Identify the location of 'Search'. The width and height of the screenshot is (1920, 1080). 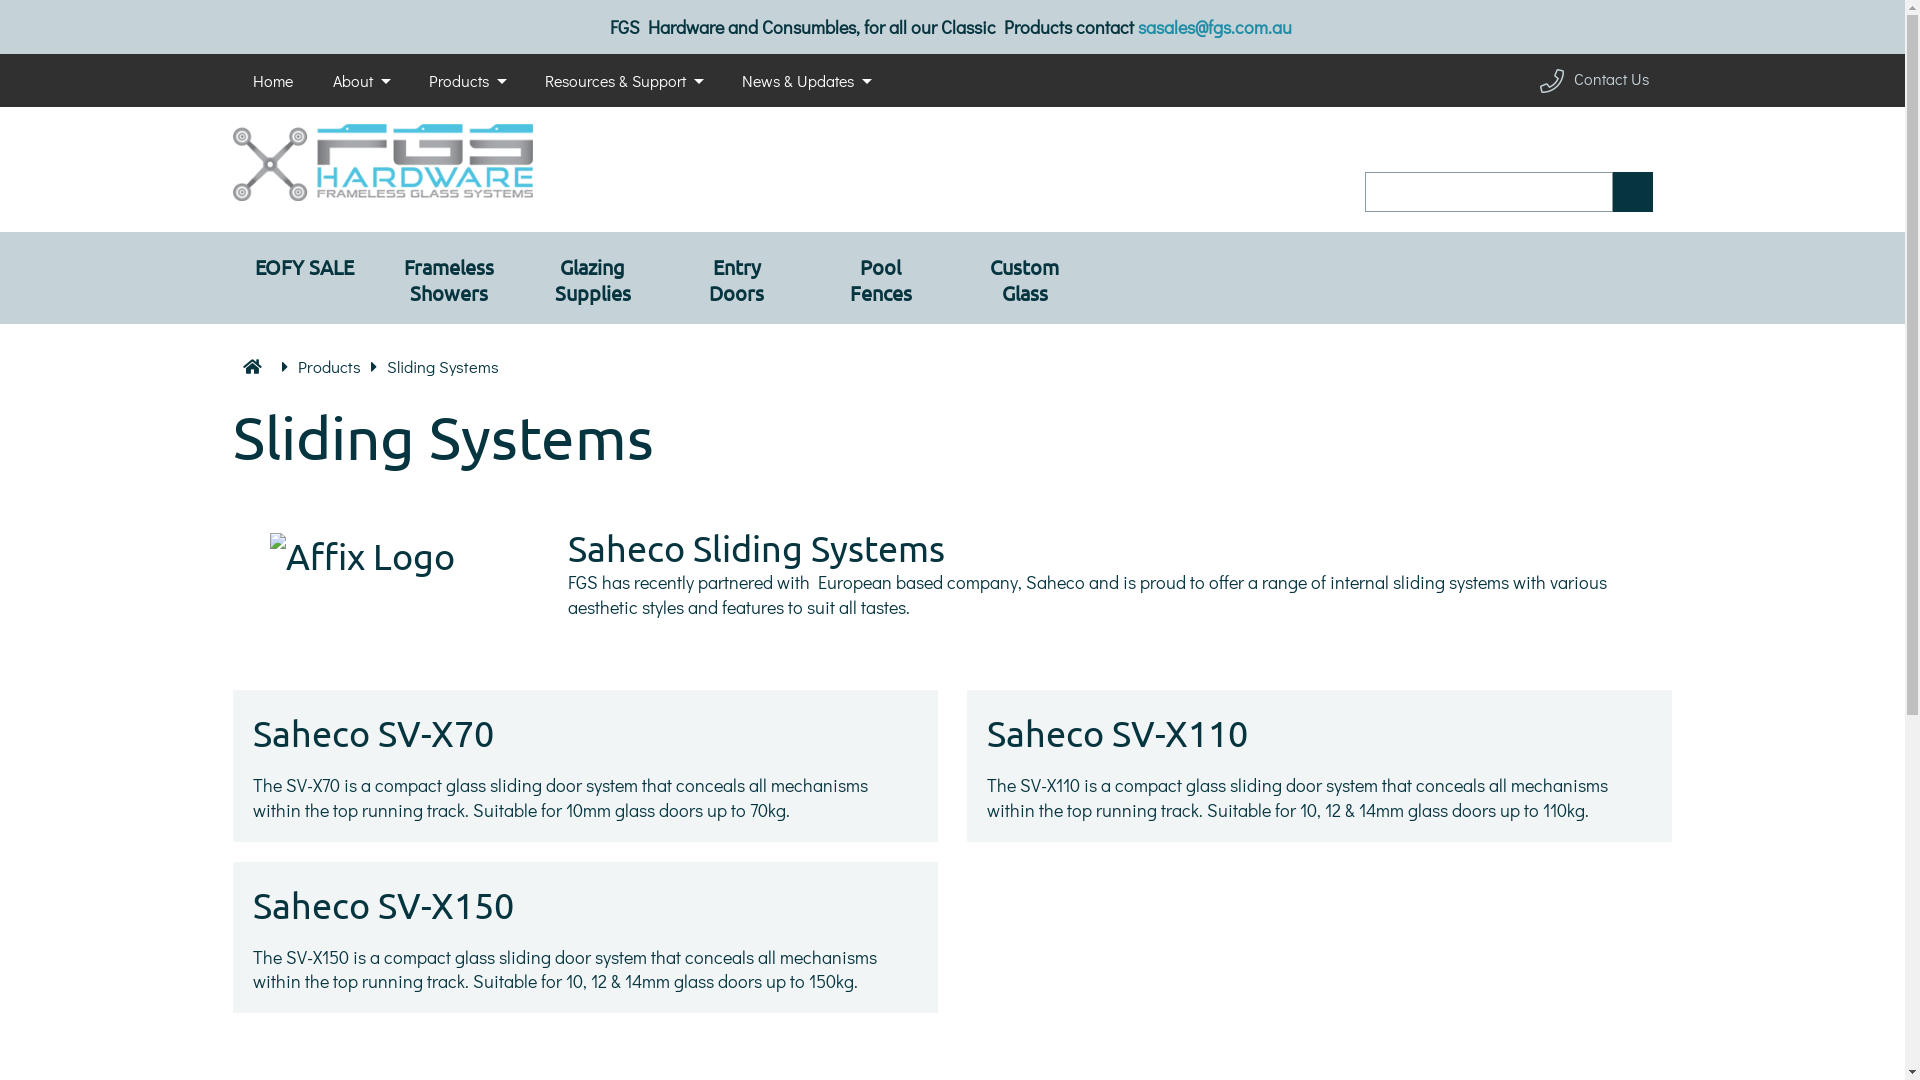
(1632, 192).